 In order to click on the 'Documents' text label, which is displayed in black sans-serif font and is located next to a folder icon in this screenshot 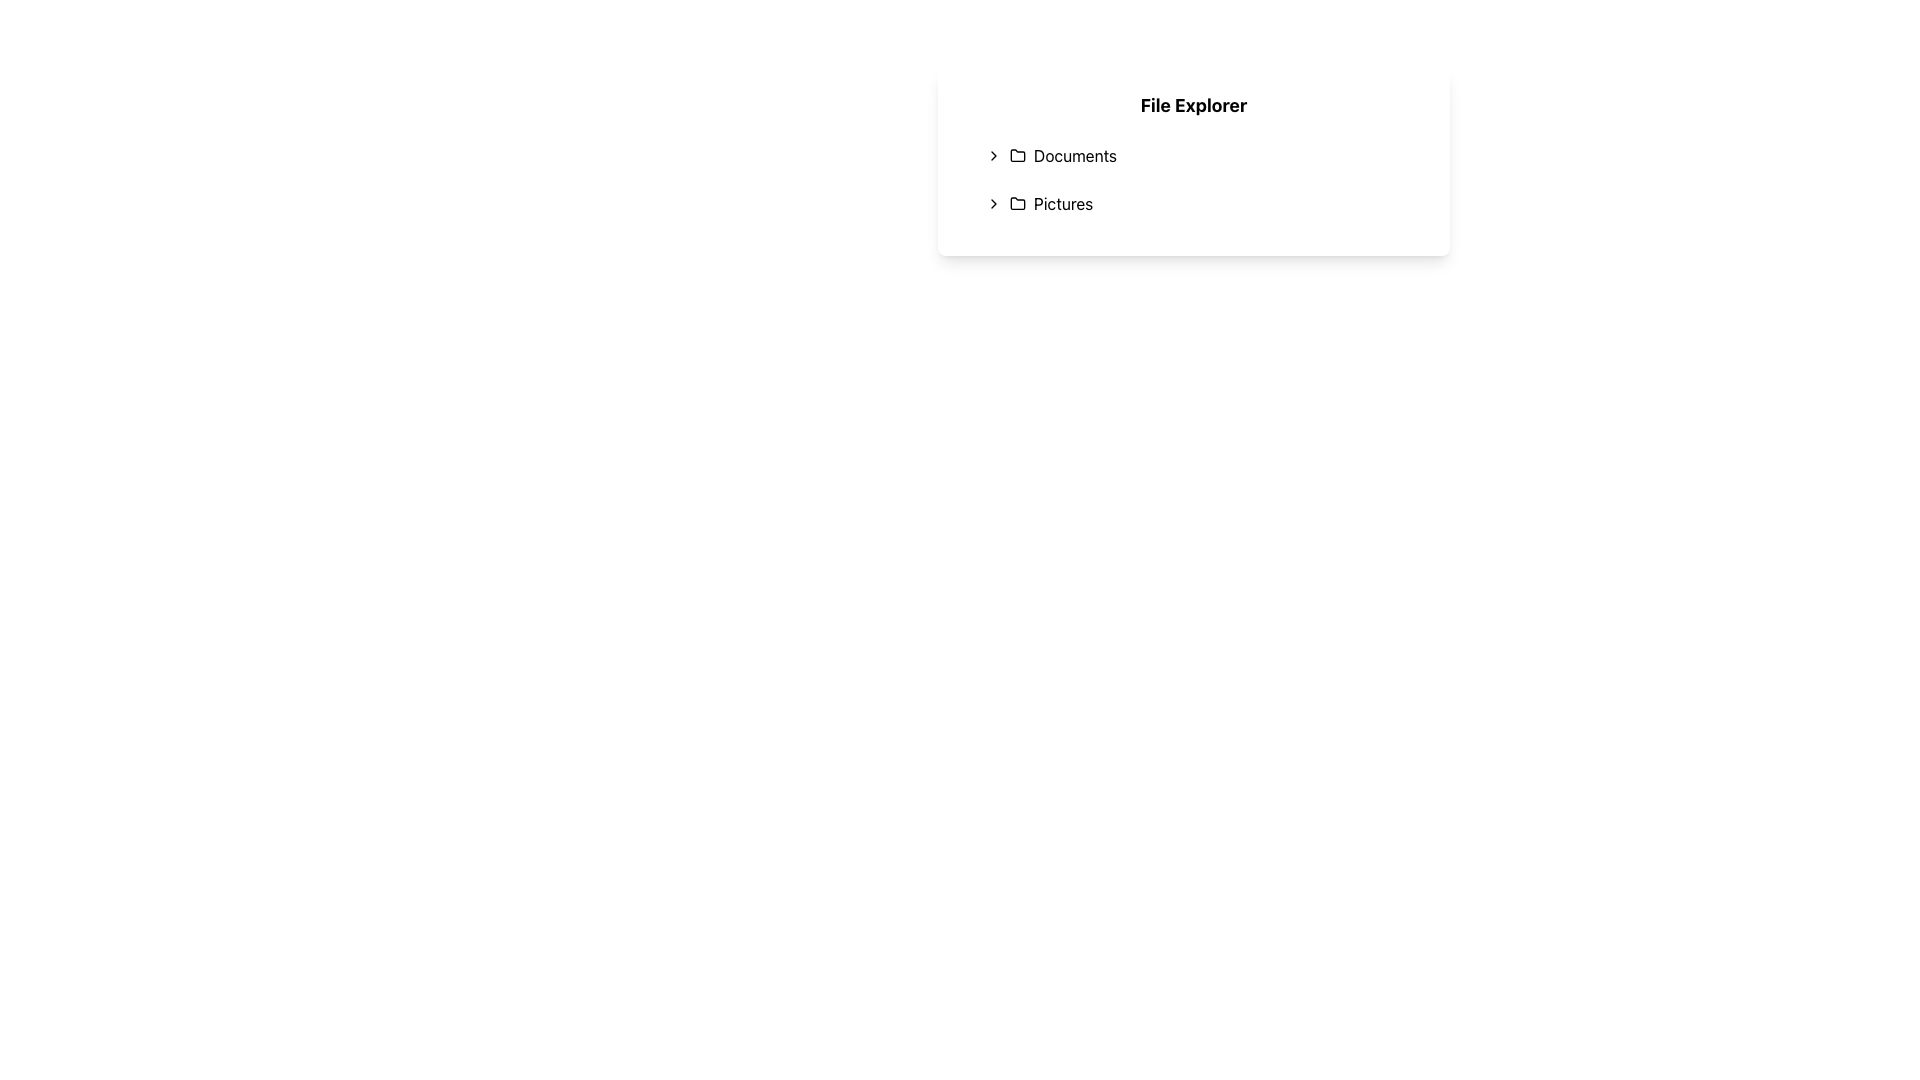, I will do `click(1074, 154)`.